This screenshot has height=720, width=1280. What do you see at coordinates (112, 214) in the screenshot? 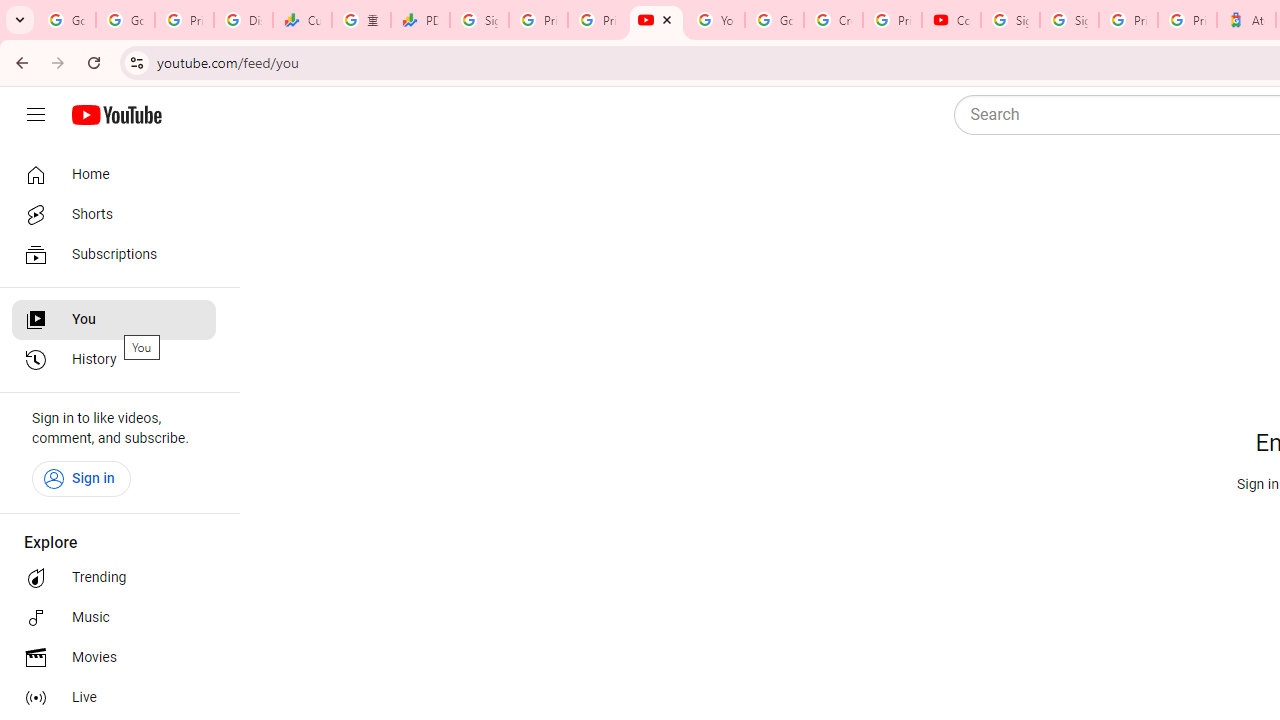
I see `'Shorts'` at bounding box center [112, 214].